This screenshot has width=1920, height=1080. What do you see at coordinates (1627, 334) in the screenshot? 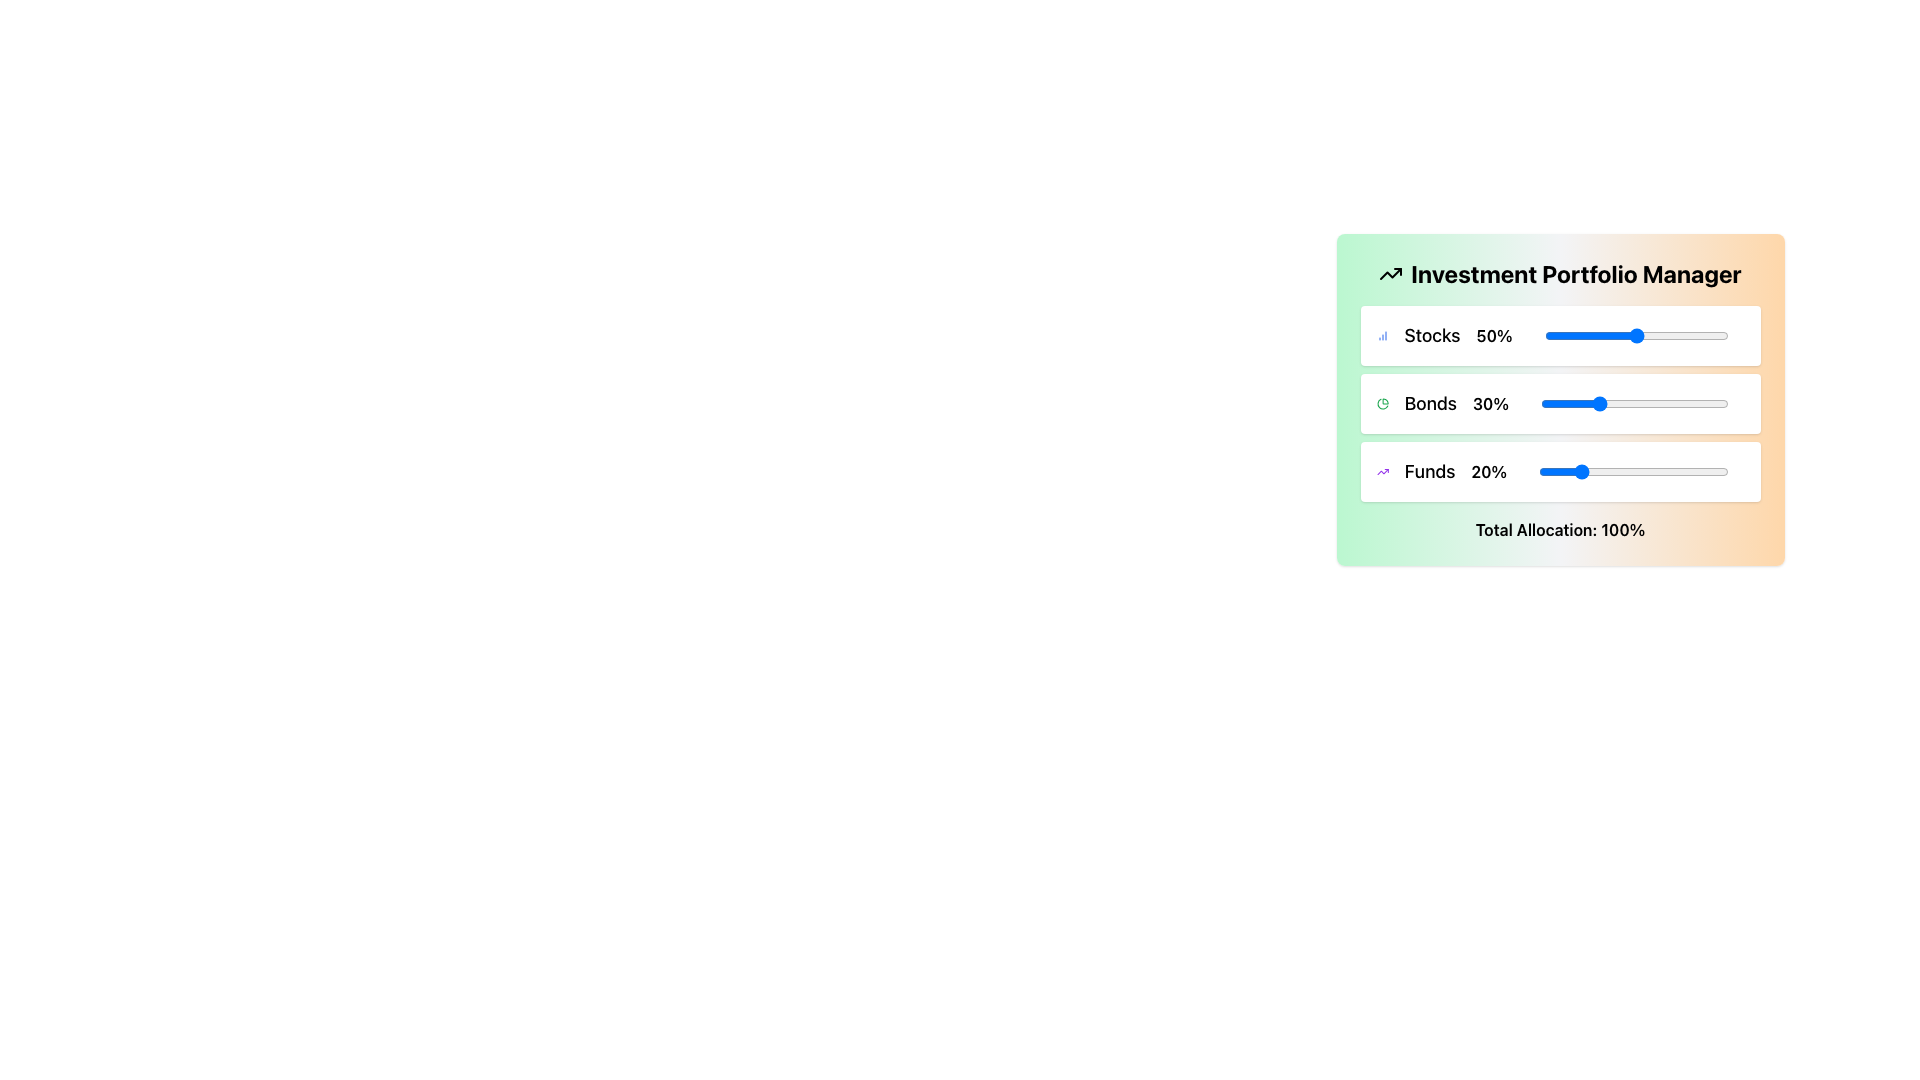
I see `the allocation percentage of the Stocks slider` at bounding box center [1627, 334].